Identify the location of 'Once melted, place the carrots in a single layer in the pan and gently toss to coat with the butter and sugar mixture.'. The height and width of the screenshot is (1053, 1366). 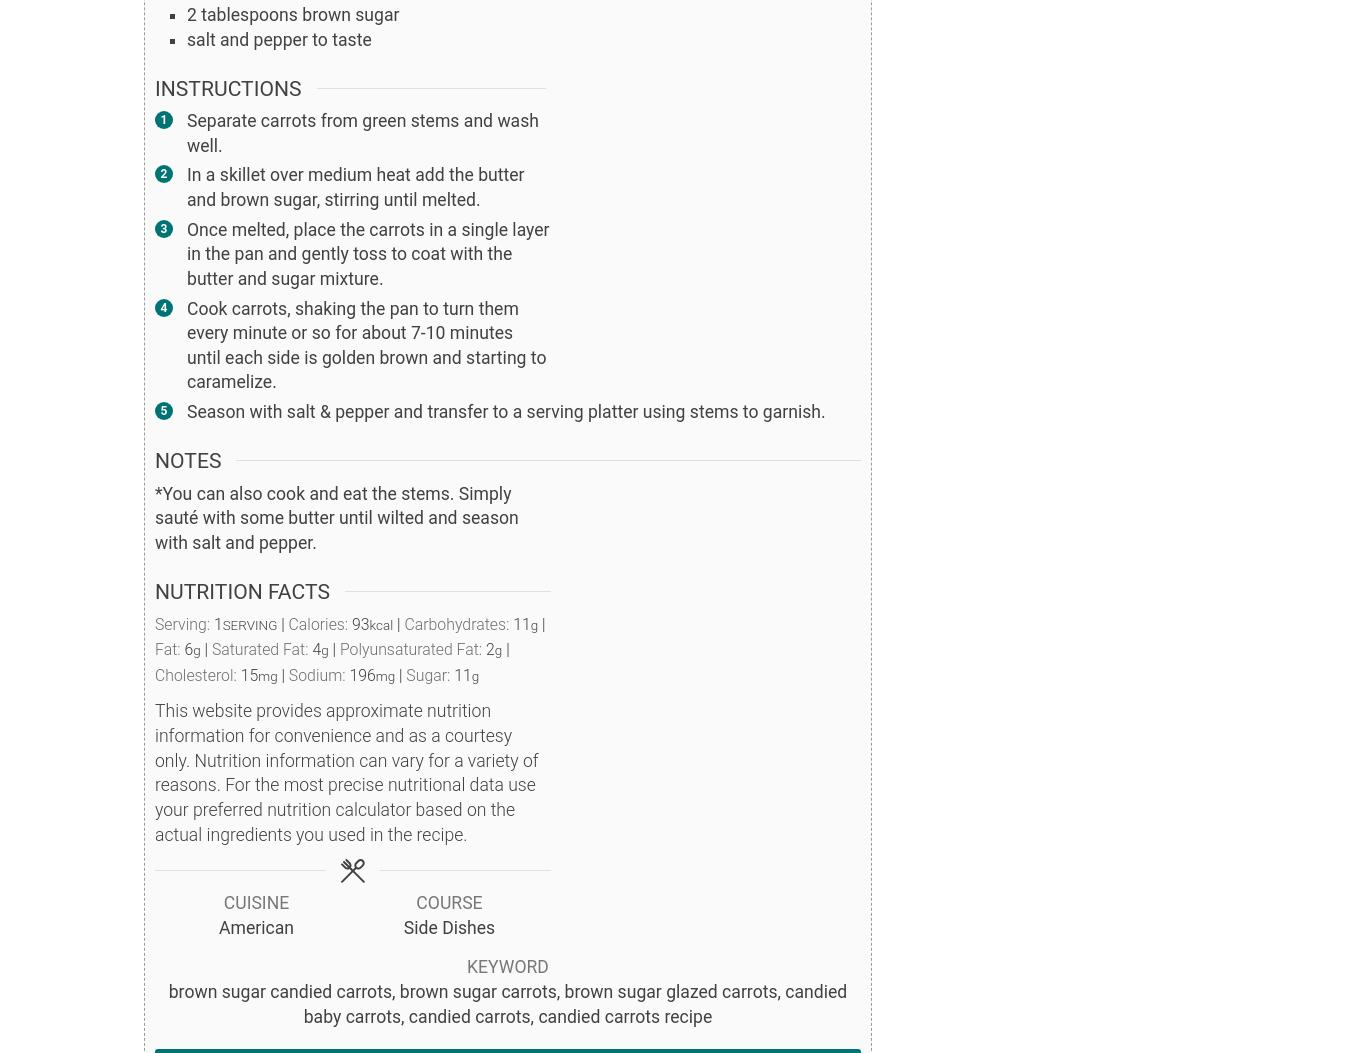
(367, 252).